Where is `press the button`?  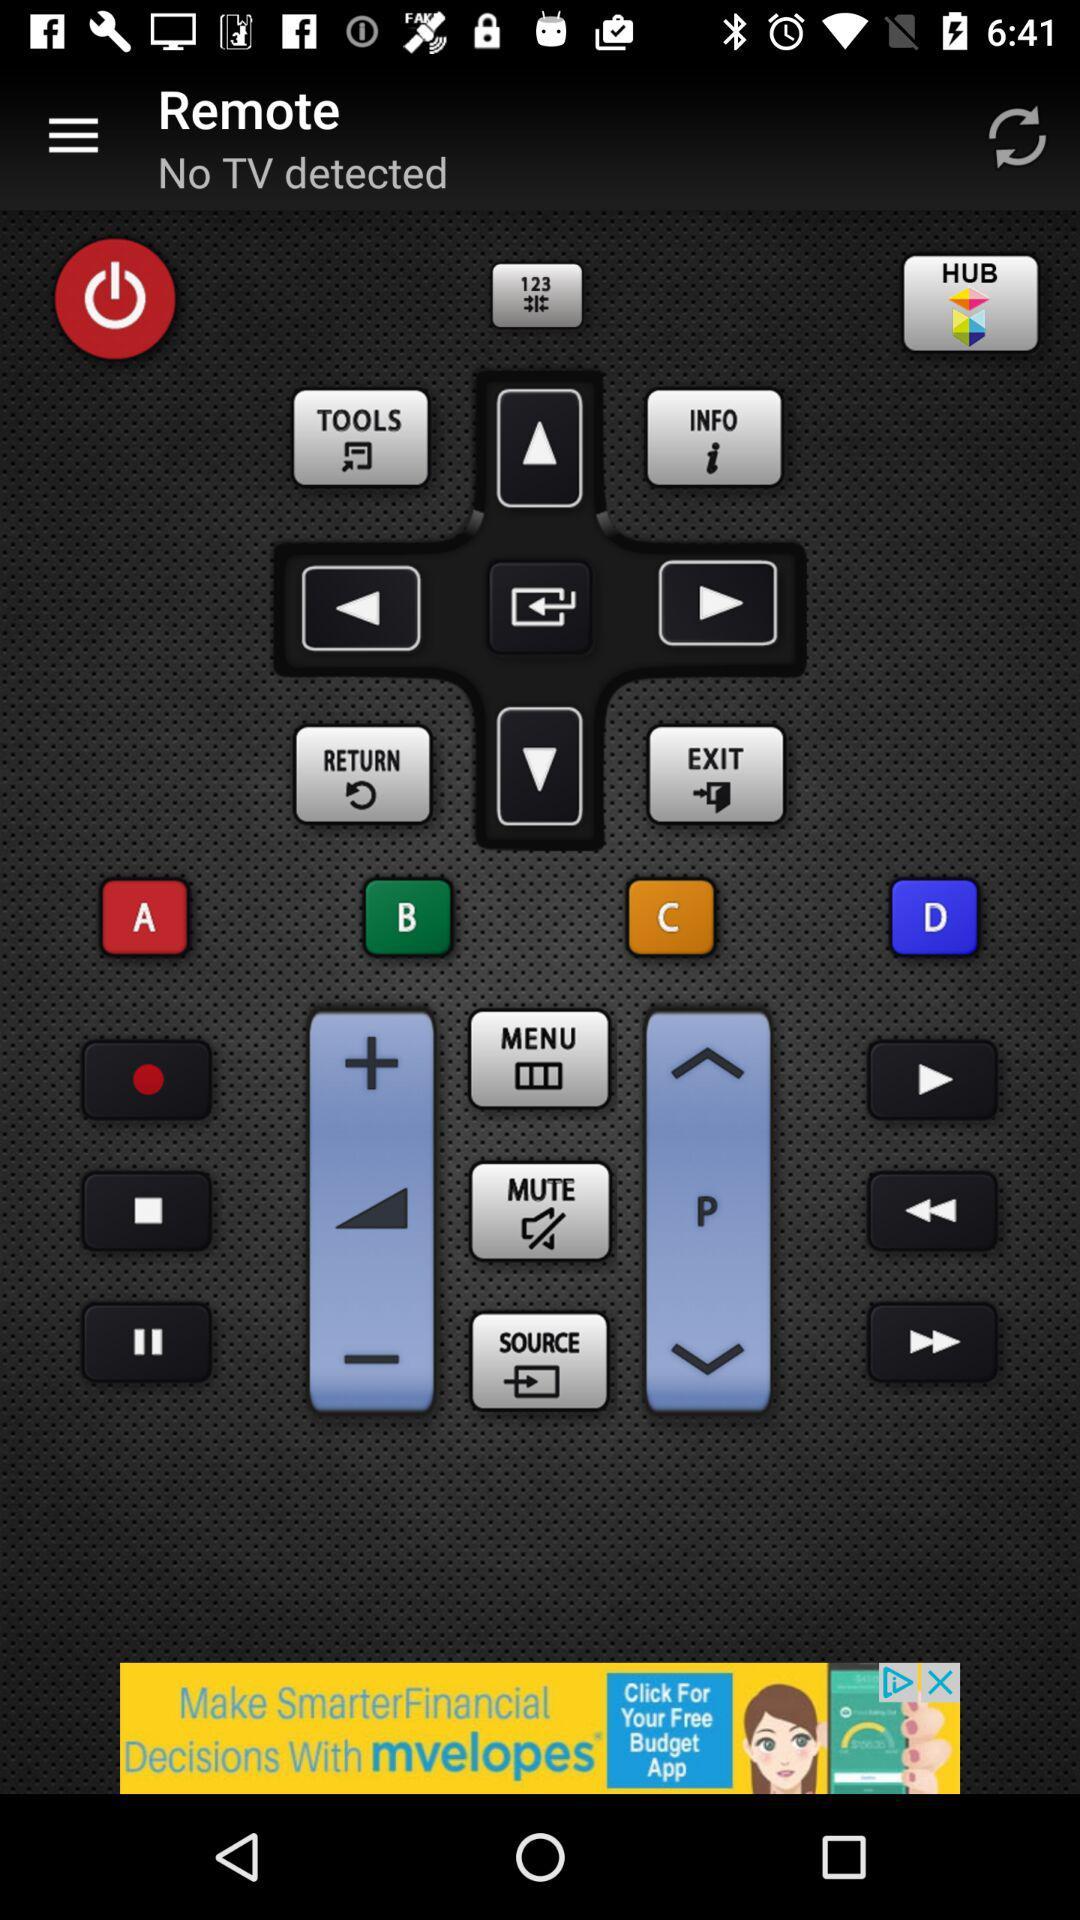
press the button is located at coordinates (145, 1210).